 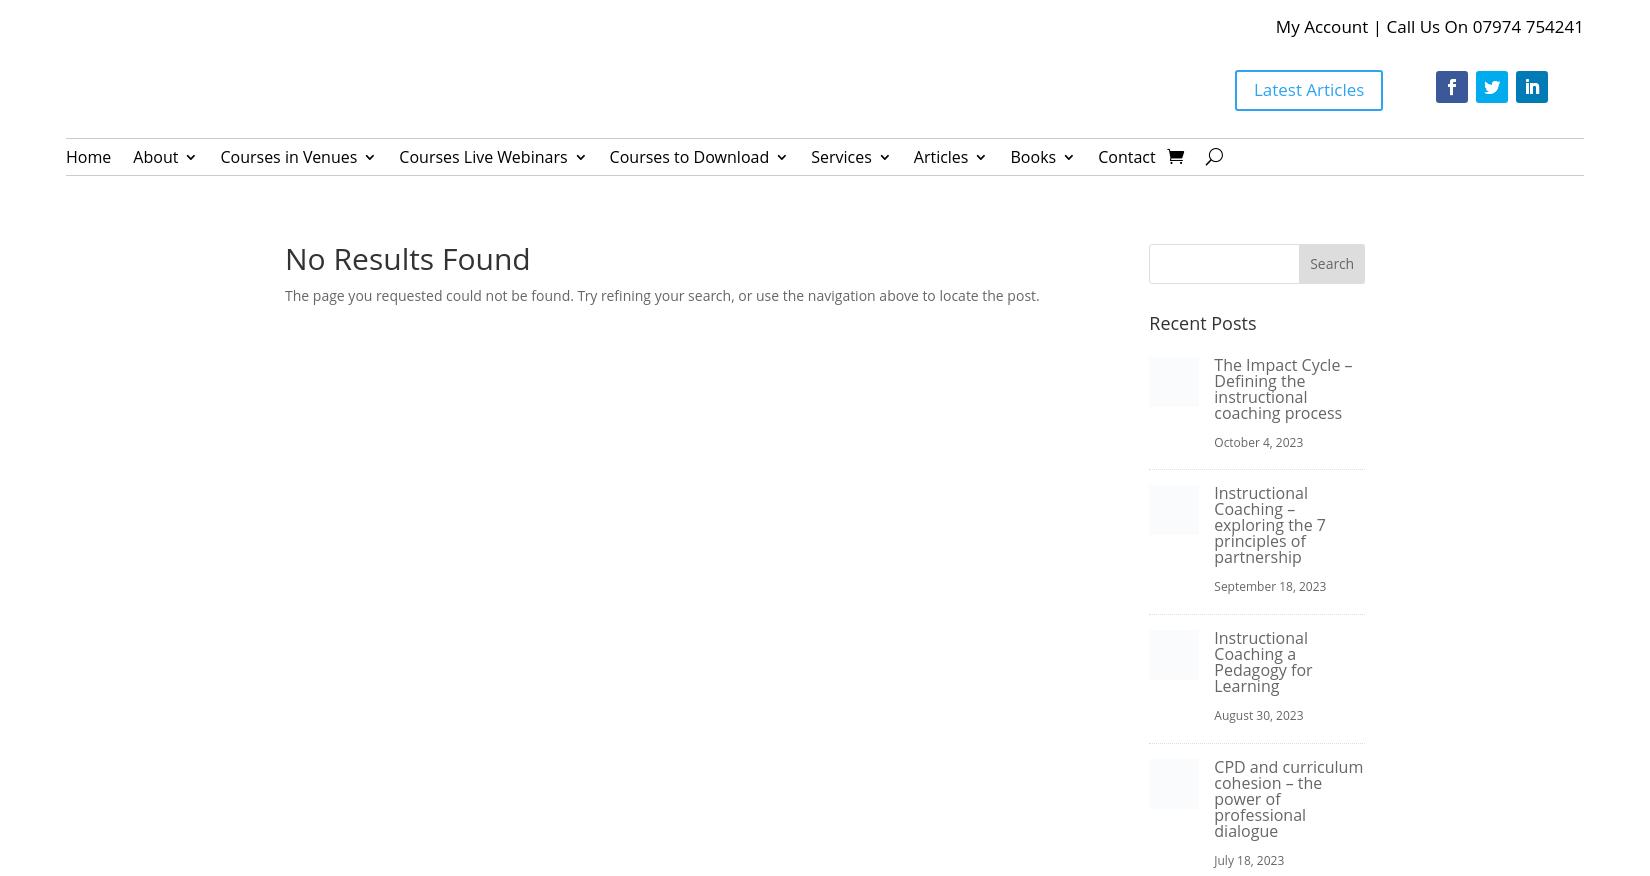 What do you see at coordinates (715, 266) in the screenshot?
I see `'Curriculum Teaching & Learning'` at bounding box center [715, 266].